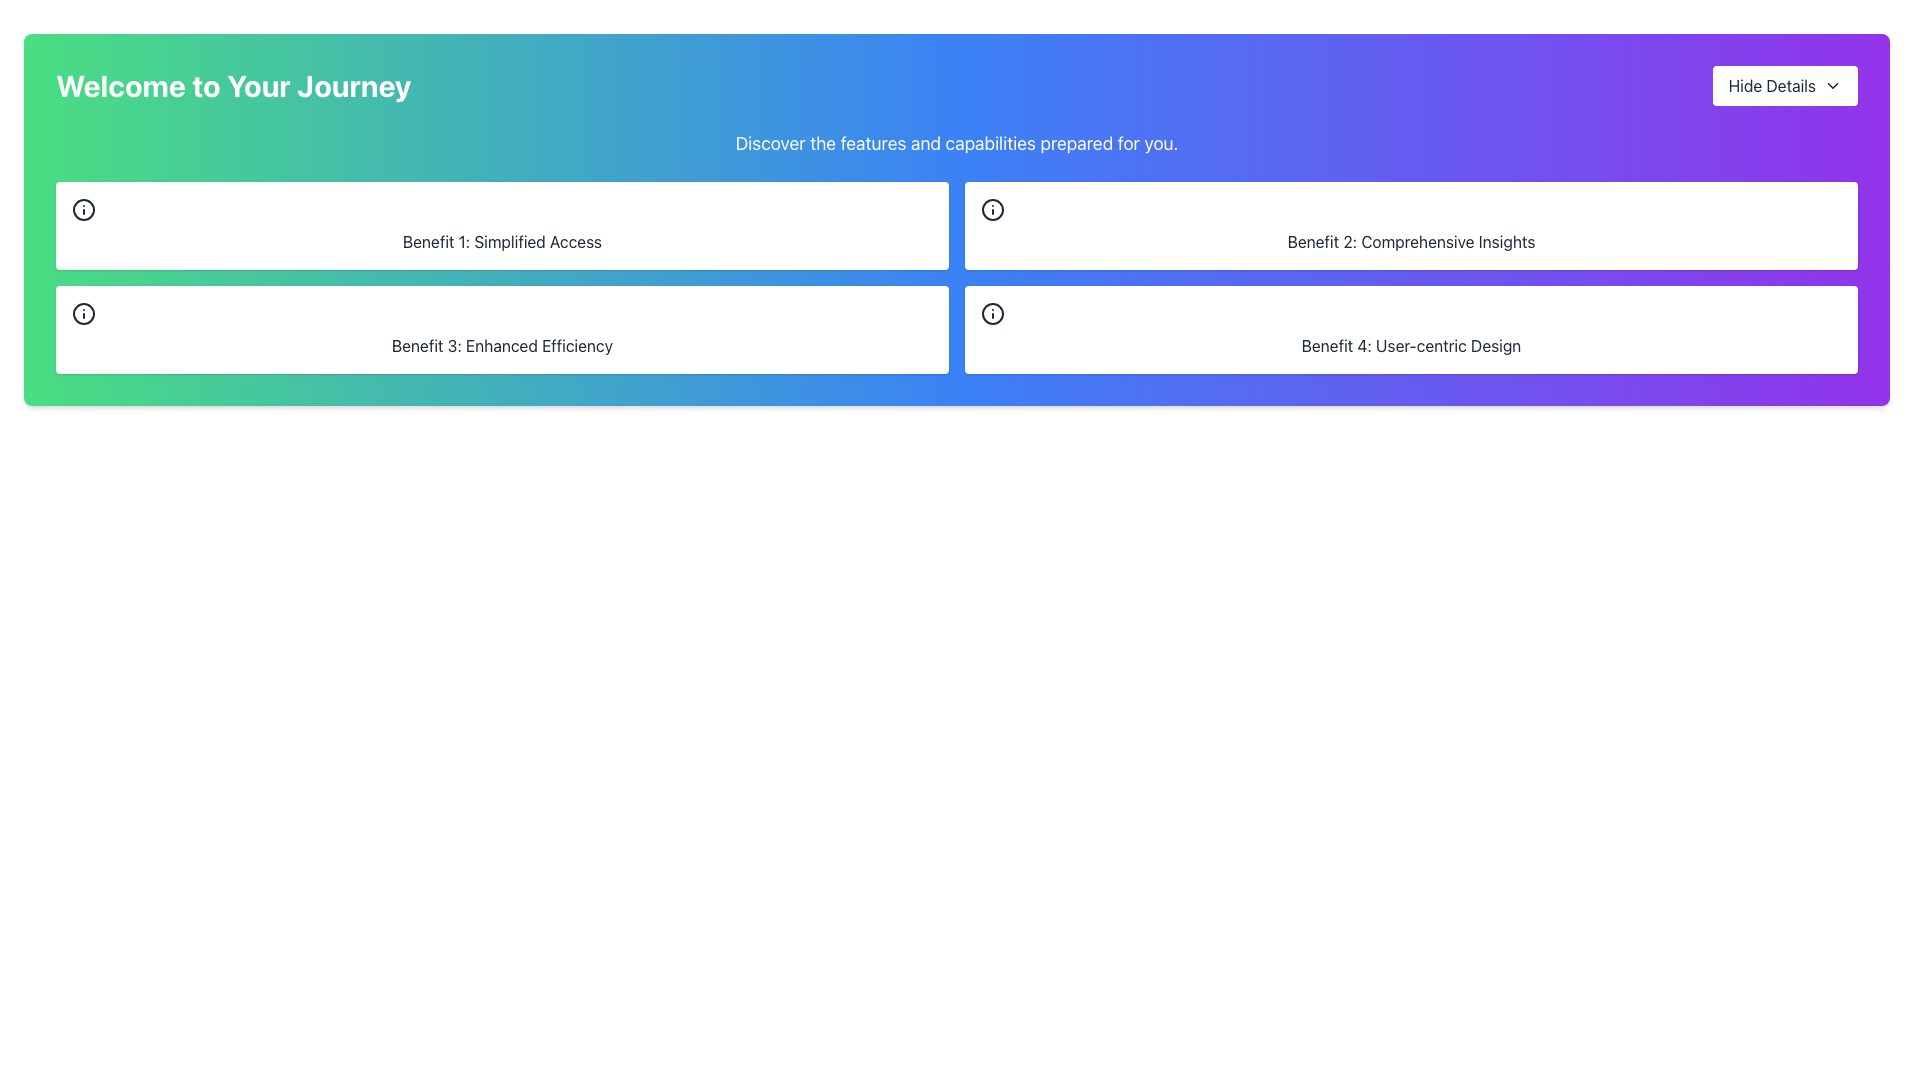  What do you see at coordinates (502, 345) in the screenshot?
I see `text content of the descriptive label indicating 'Benefit 3: Enhanced Efficiency' located in the third card of a vertically arranged card layout` at bounding box center [502, 345].